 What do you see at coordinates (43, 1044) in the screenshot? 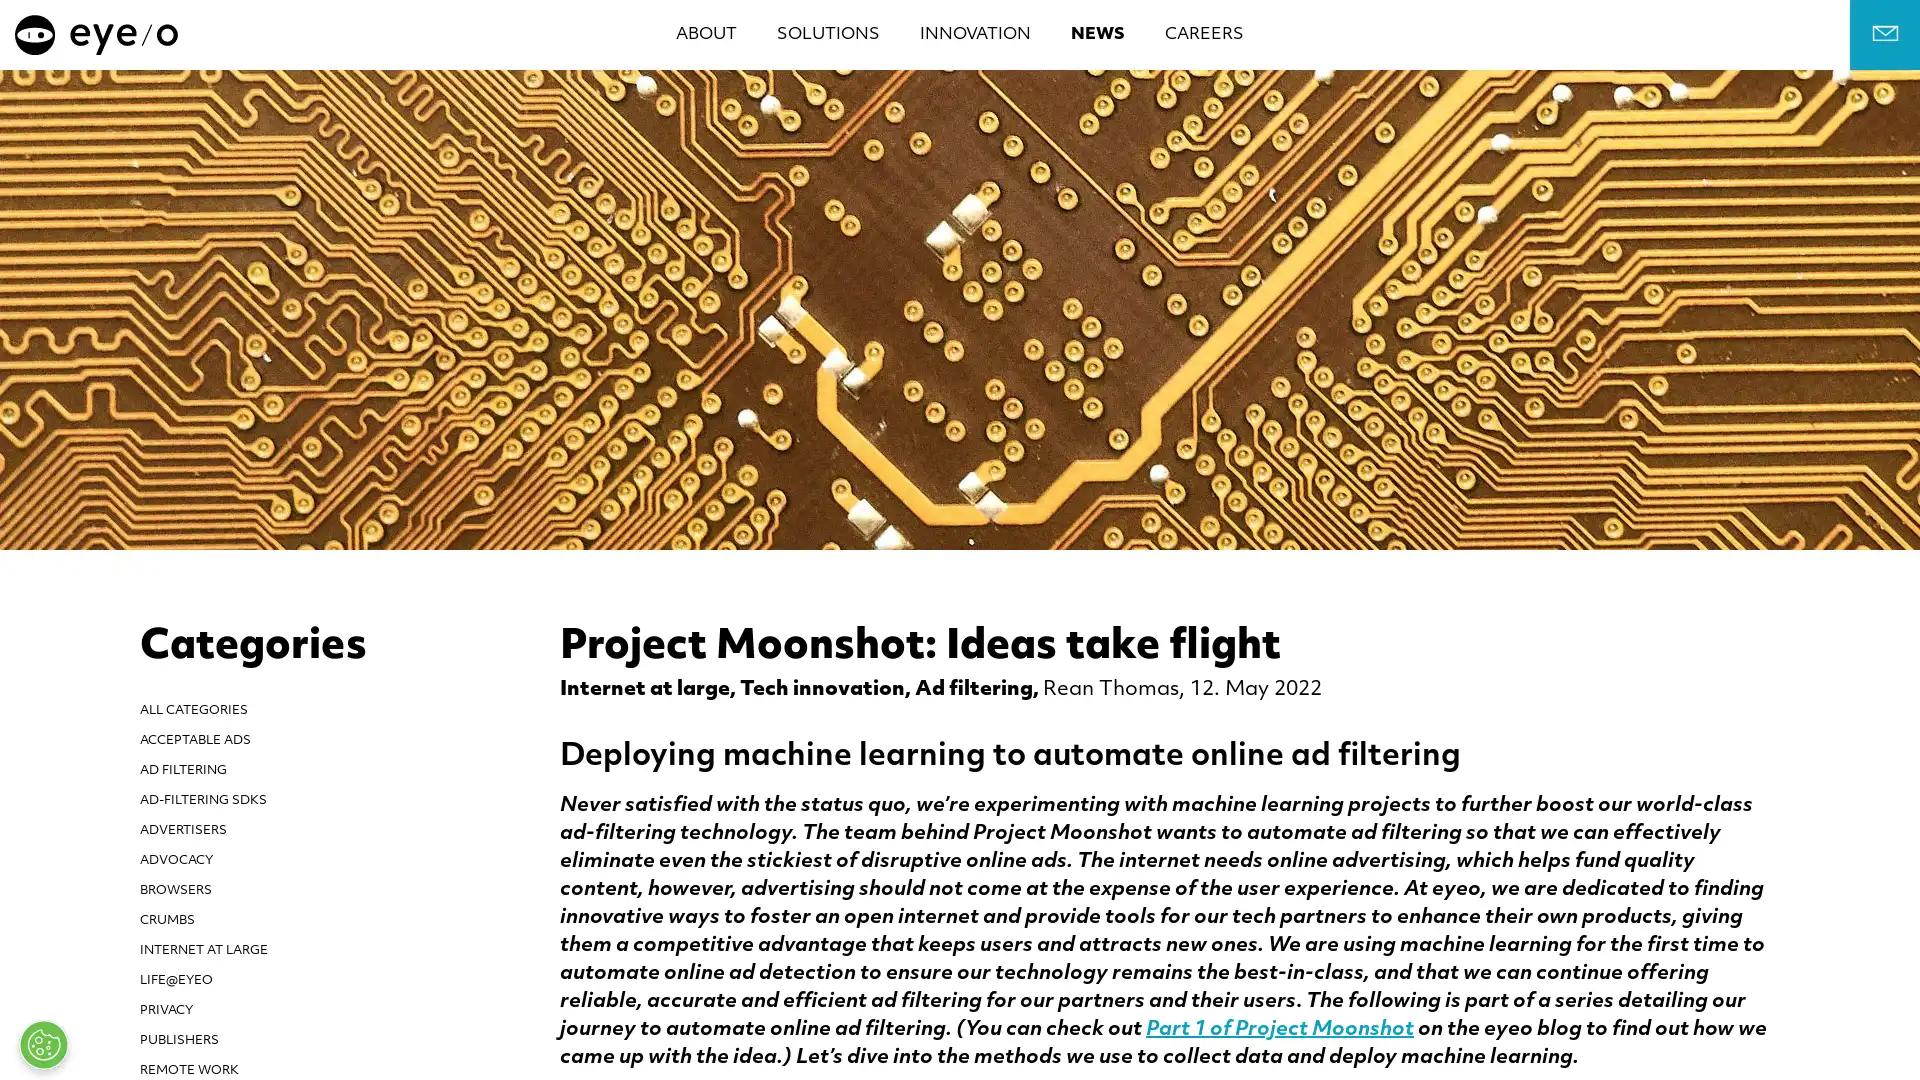
I see `Open Preferences` at bounding box center [43, 1044].